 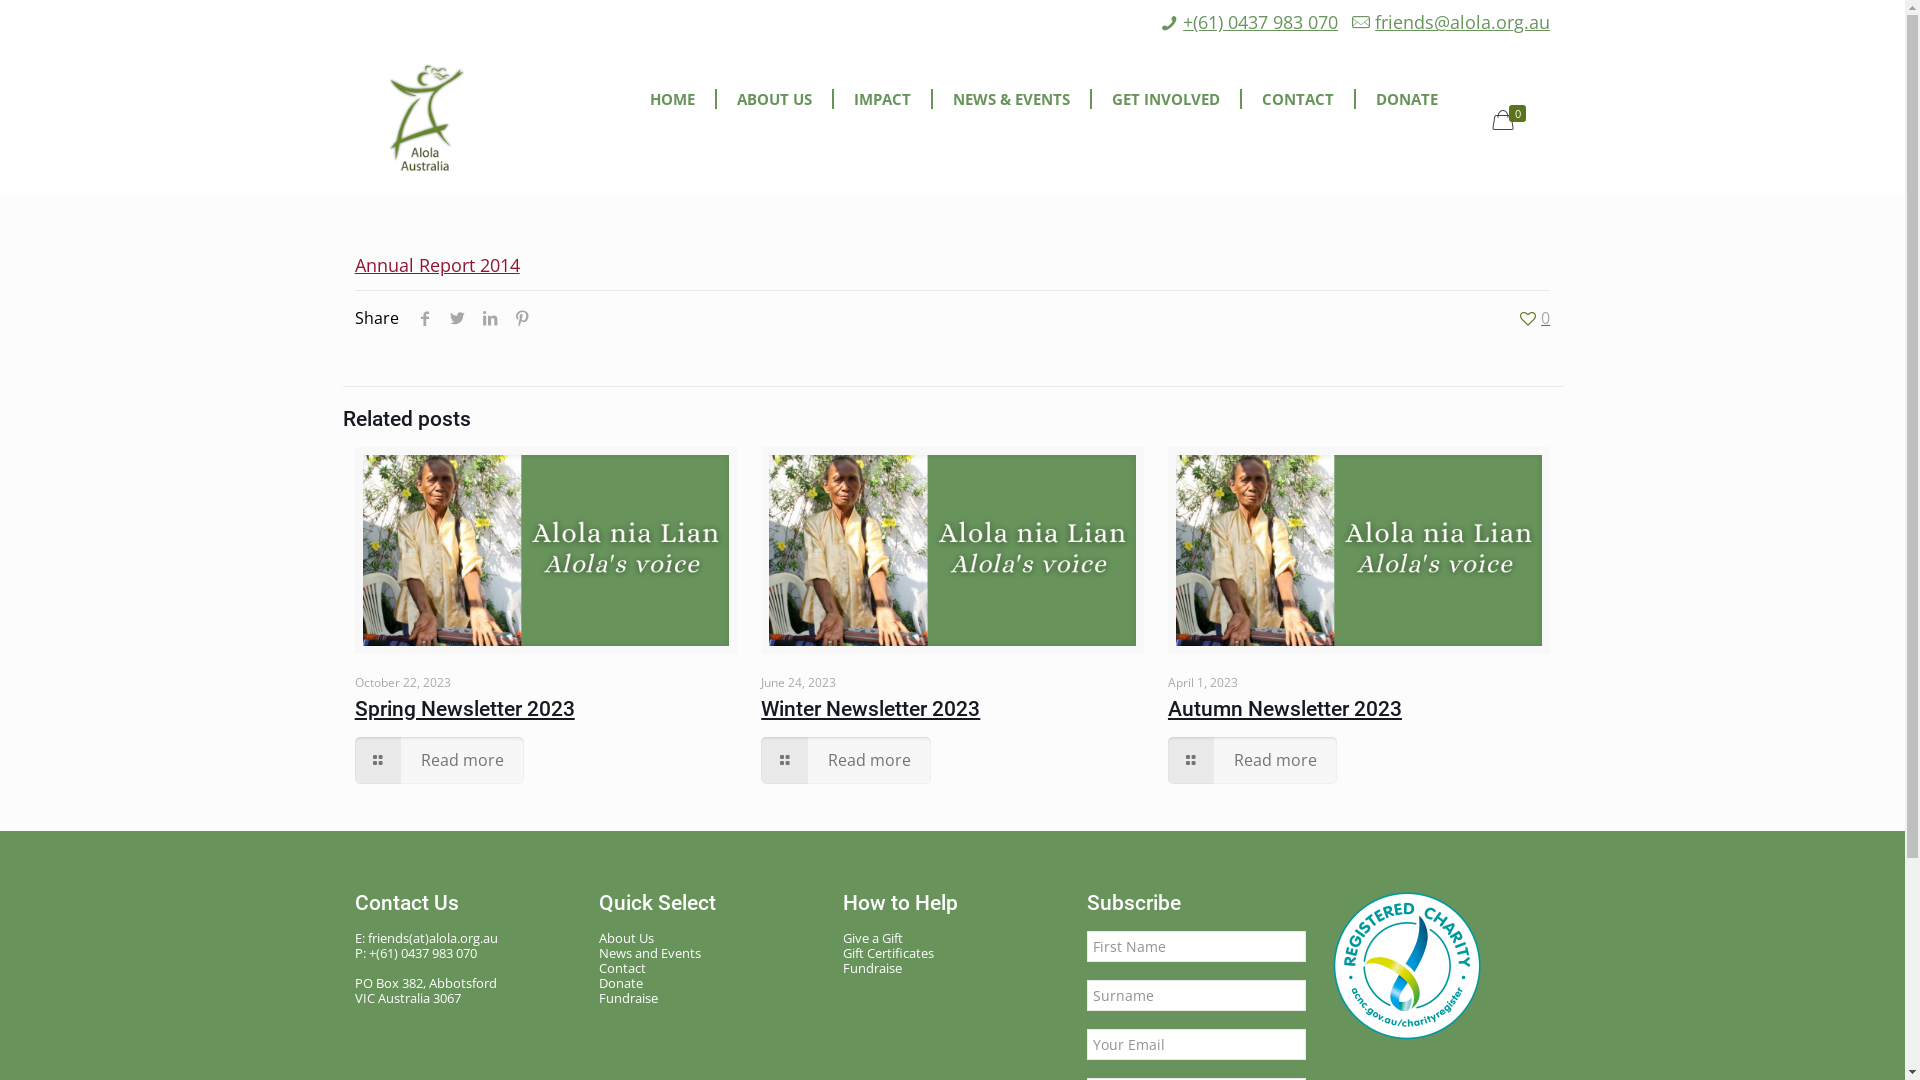 What do you see at coordinates (882, 99) in the screenshot?
I see `'IMPACT'` at bounding box center [882, 99].